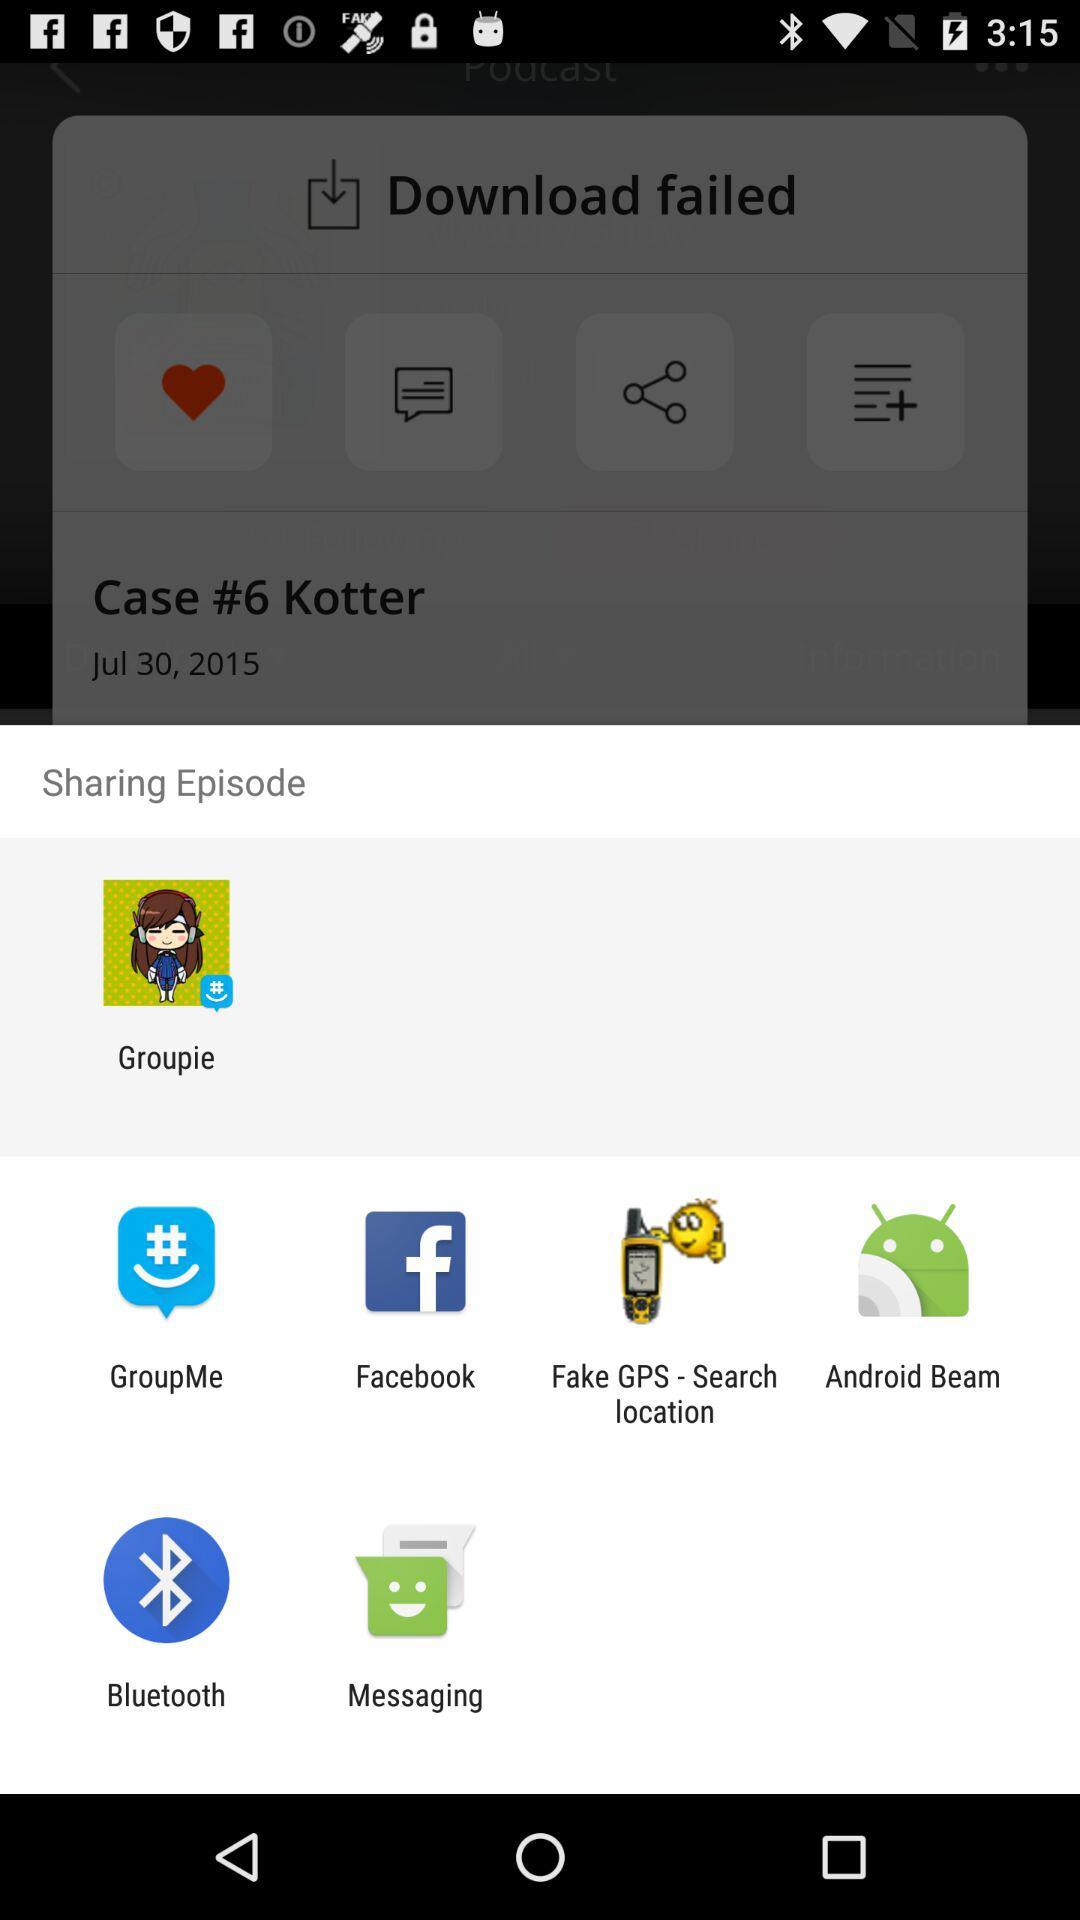 This screenshot has width=1080, height=1920. Describe the element at coordinates (414, 1392) in the screenshot. I see `item next to groupme app` at that location.